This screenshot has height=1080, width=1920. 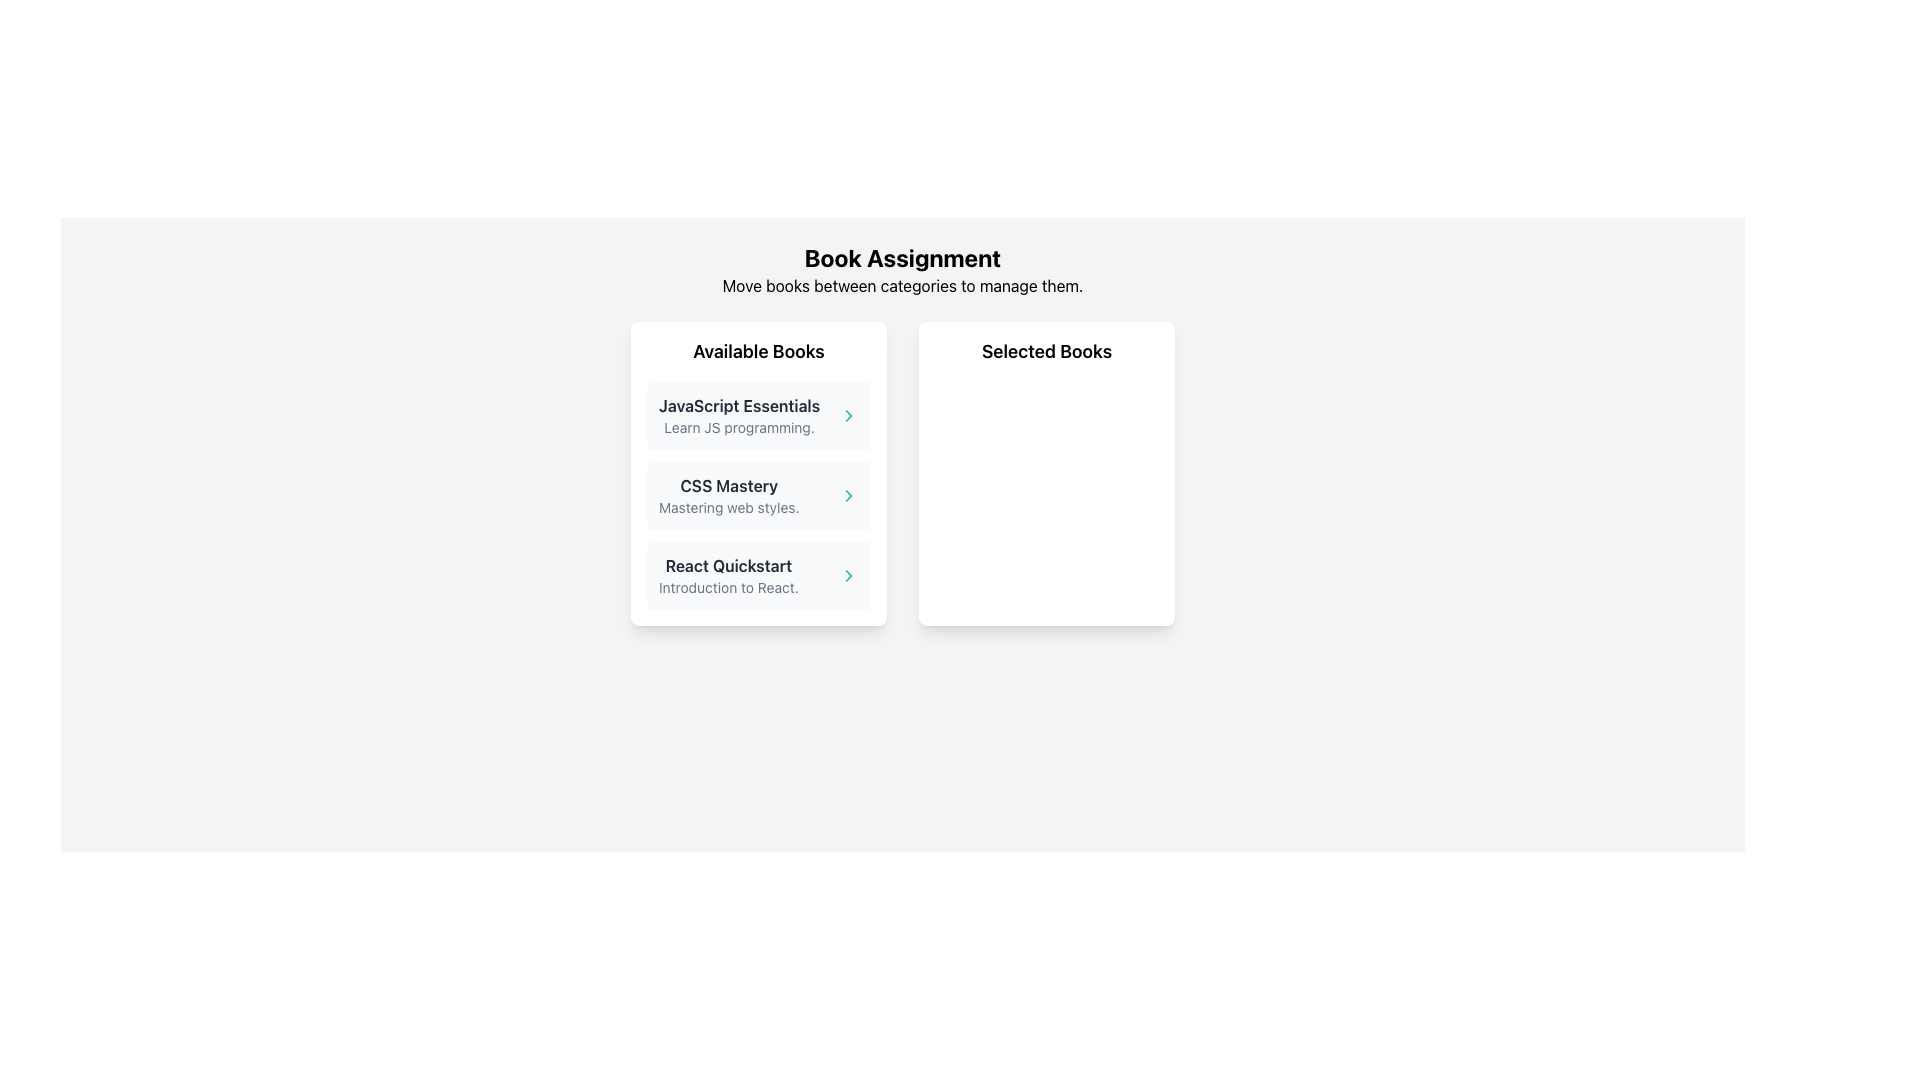 What do you see at coordinates (728, 495) in the screenshot?
I see `the text block displaying information about the book 'CSS Mastery' in the 'Available Books' section` at bounding box center [728, 495].